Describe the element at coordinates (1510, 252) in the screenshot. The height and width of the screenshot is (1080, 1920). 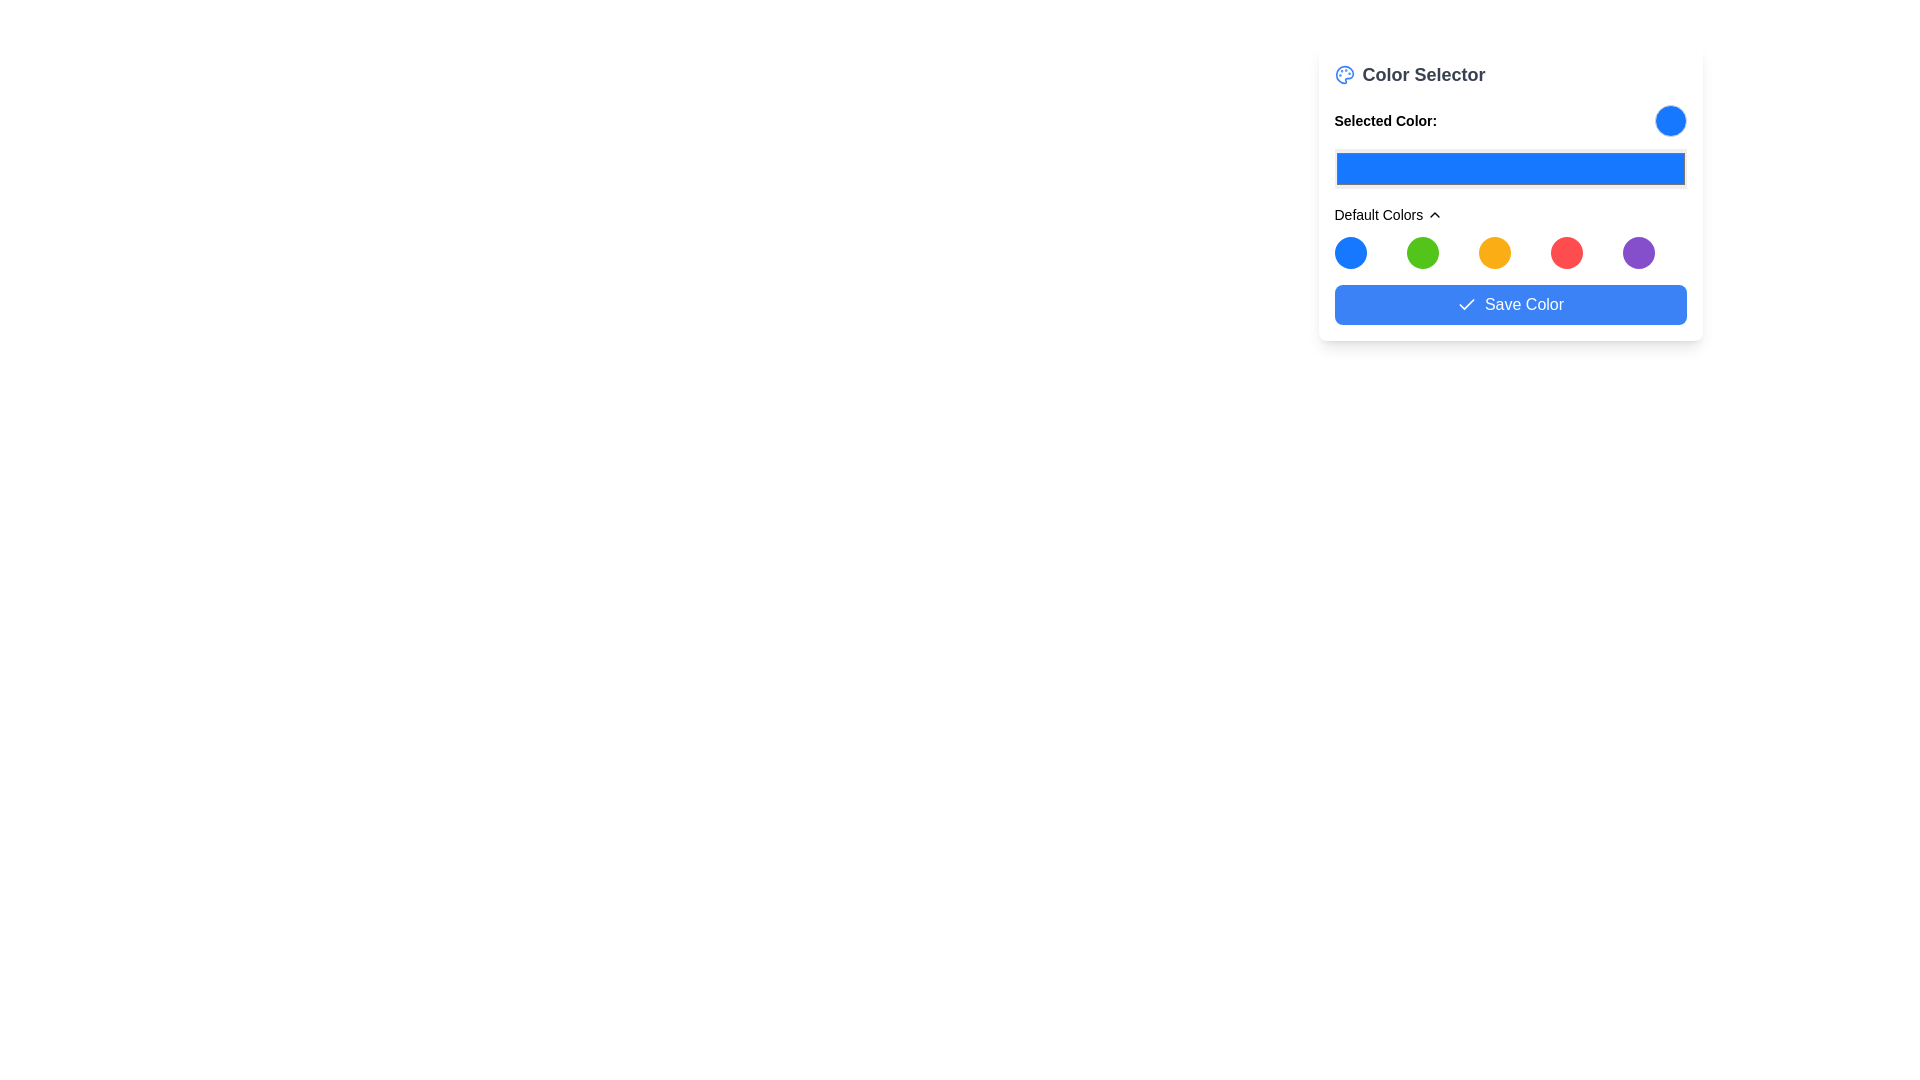
I see `keyboard navigation` at that location.